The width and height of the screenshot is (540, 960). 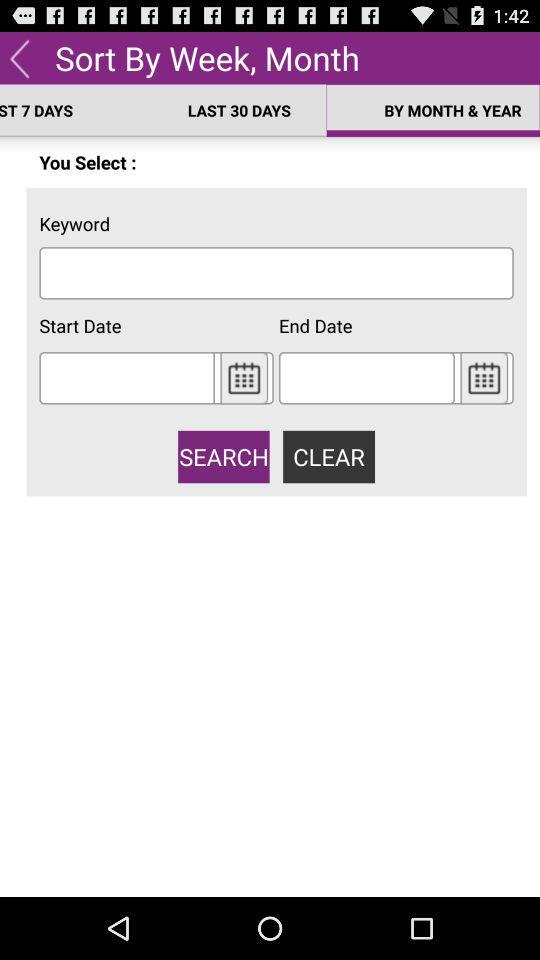 What do you see at coordinates (18, 56) in the screenshot?
I see `back to menu` at bounding box center [18, 56].